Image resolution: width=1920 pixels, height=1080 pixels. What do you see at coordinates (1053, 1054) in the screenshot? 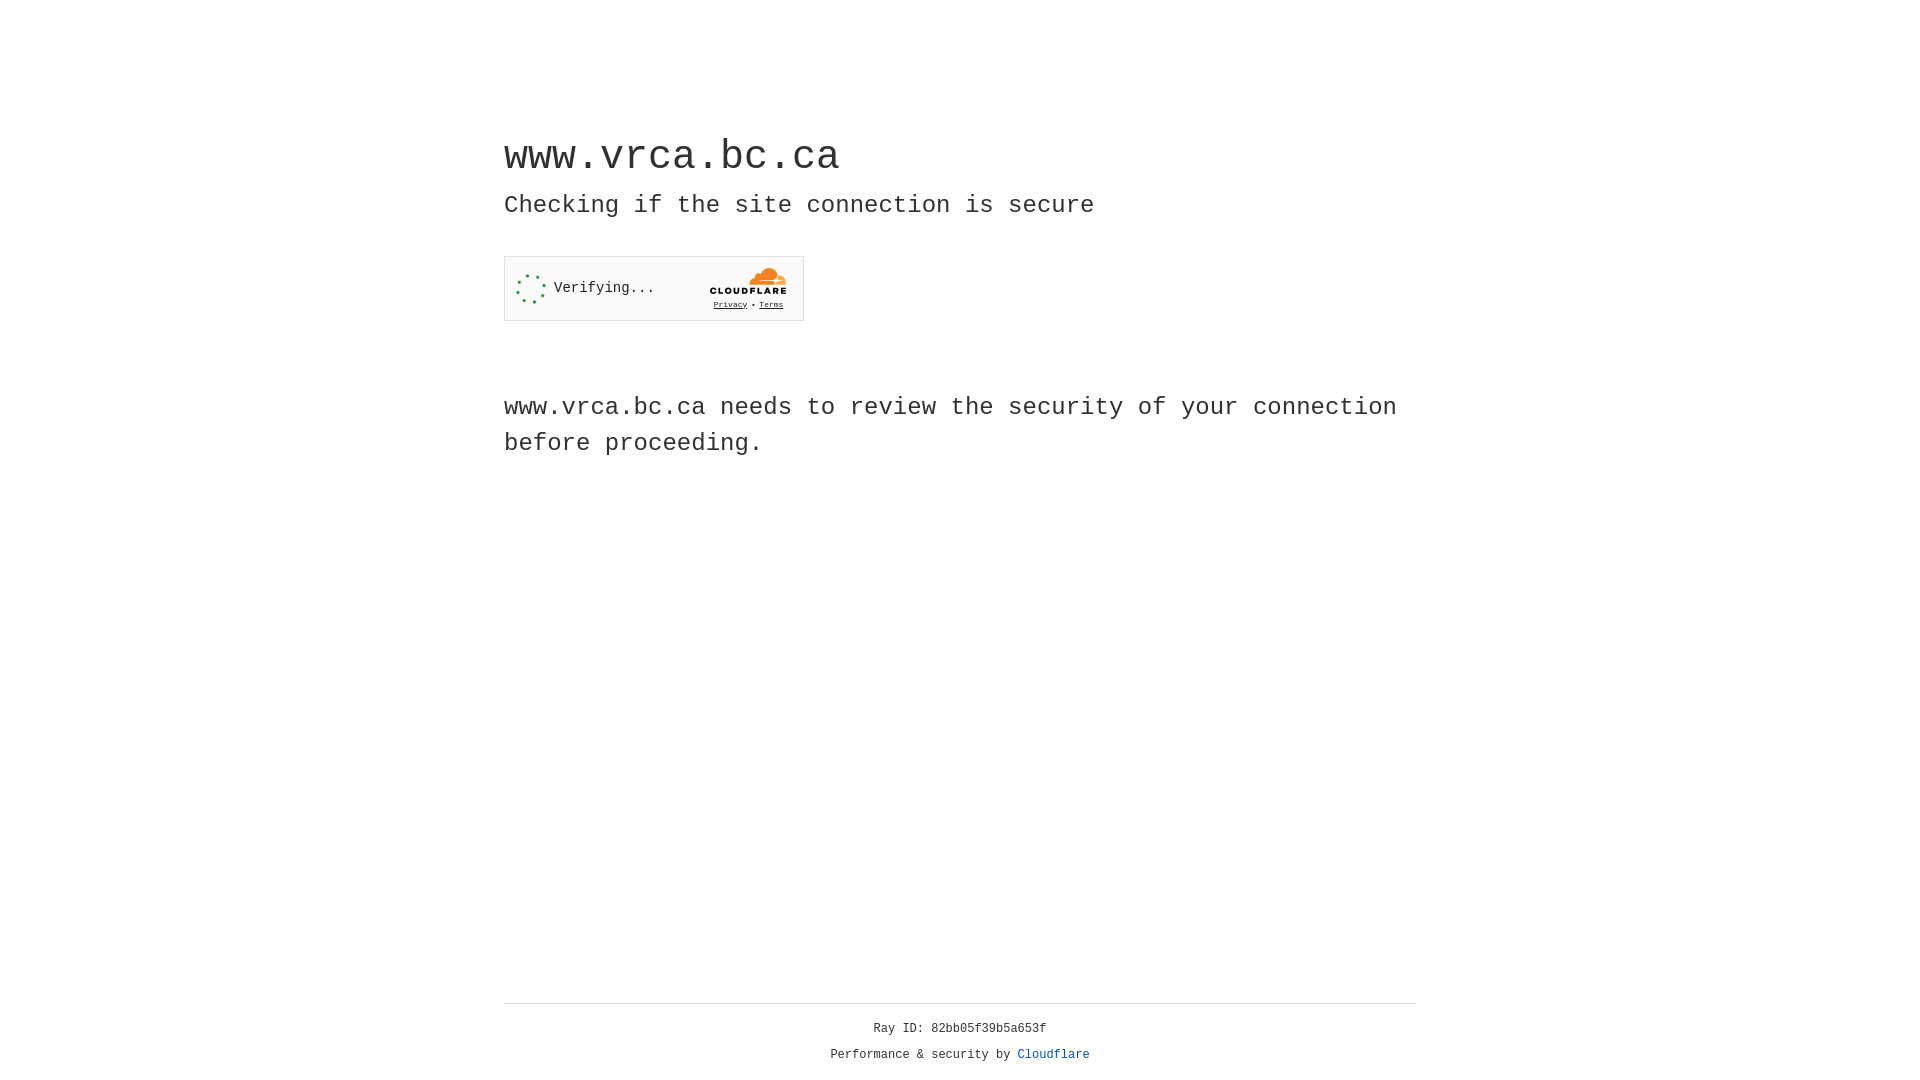
I see `'Cloudflare'` at bounding box center [1053, 1054].